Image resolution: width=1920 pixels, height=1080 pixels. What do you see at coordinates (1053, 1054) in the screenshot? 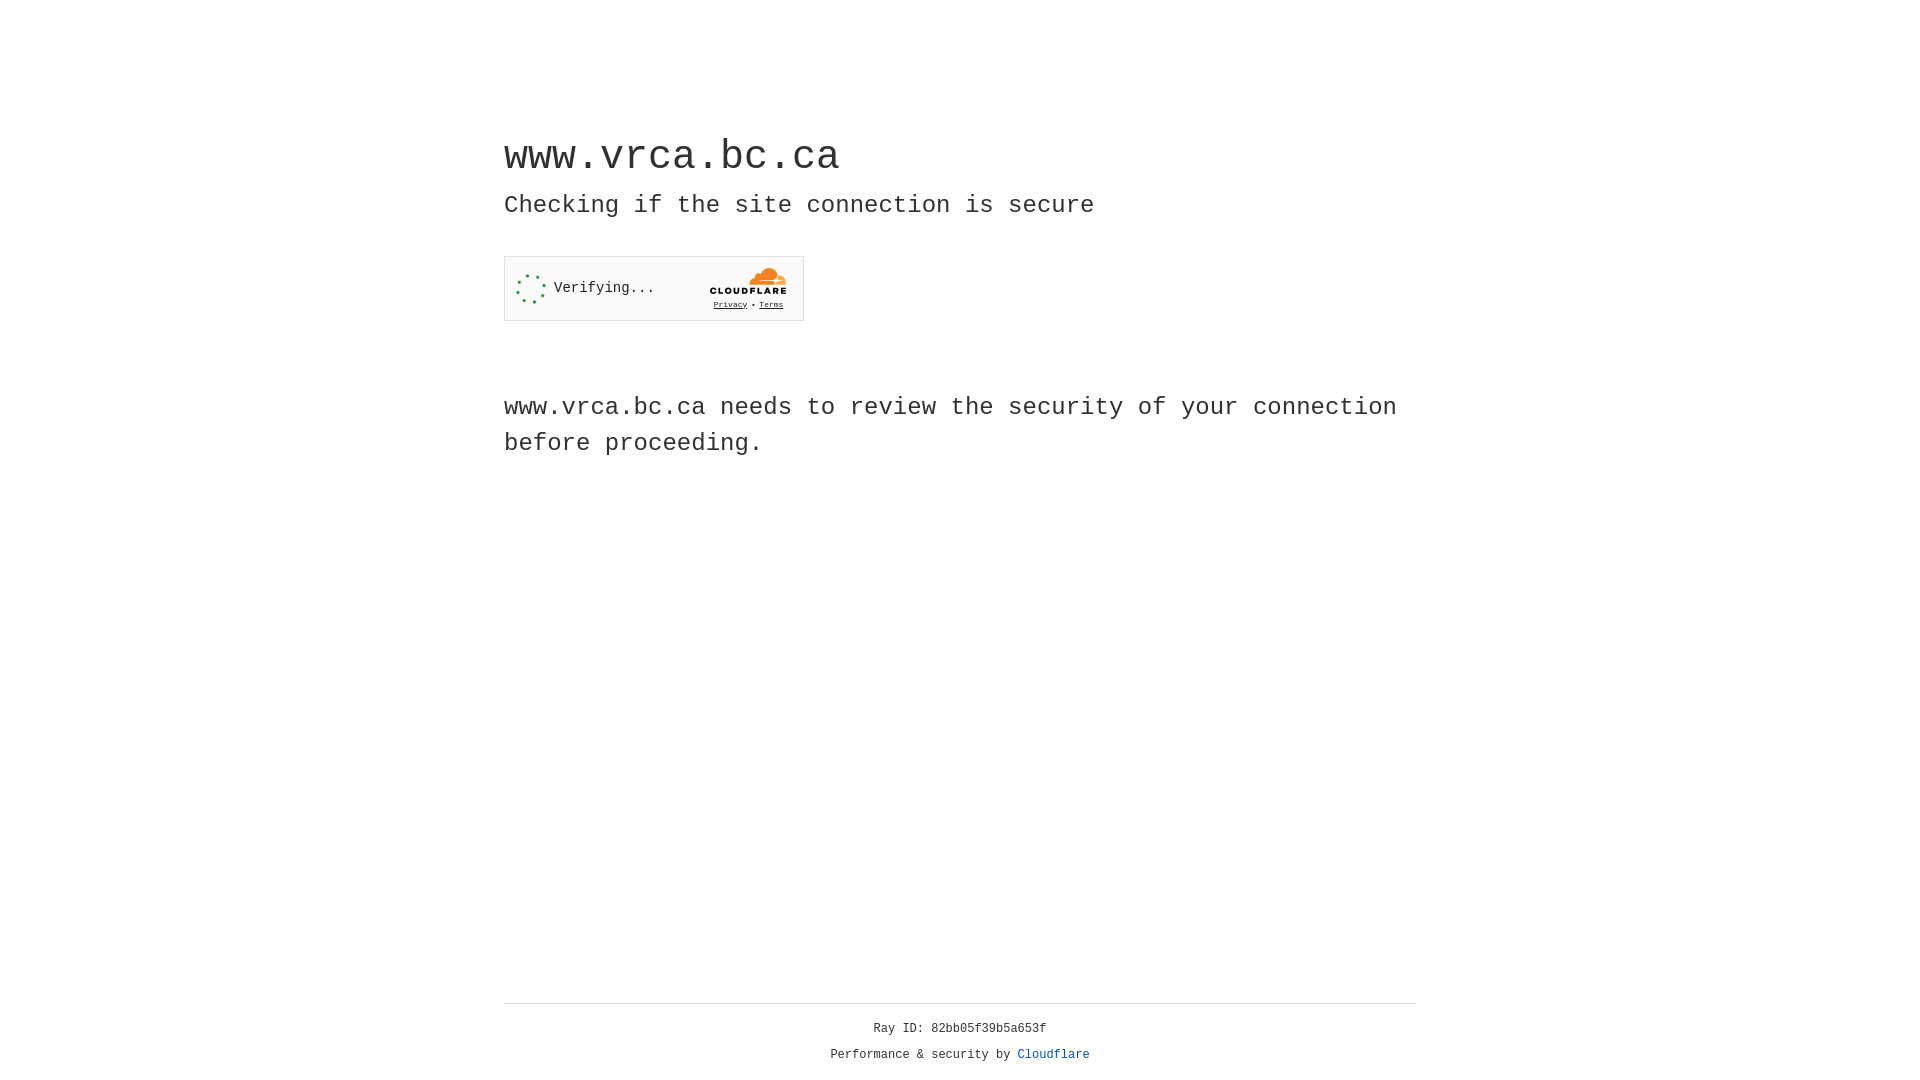
I see `'Cloudflare'` at bounding box center [1053, 1054].